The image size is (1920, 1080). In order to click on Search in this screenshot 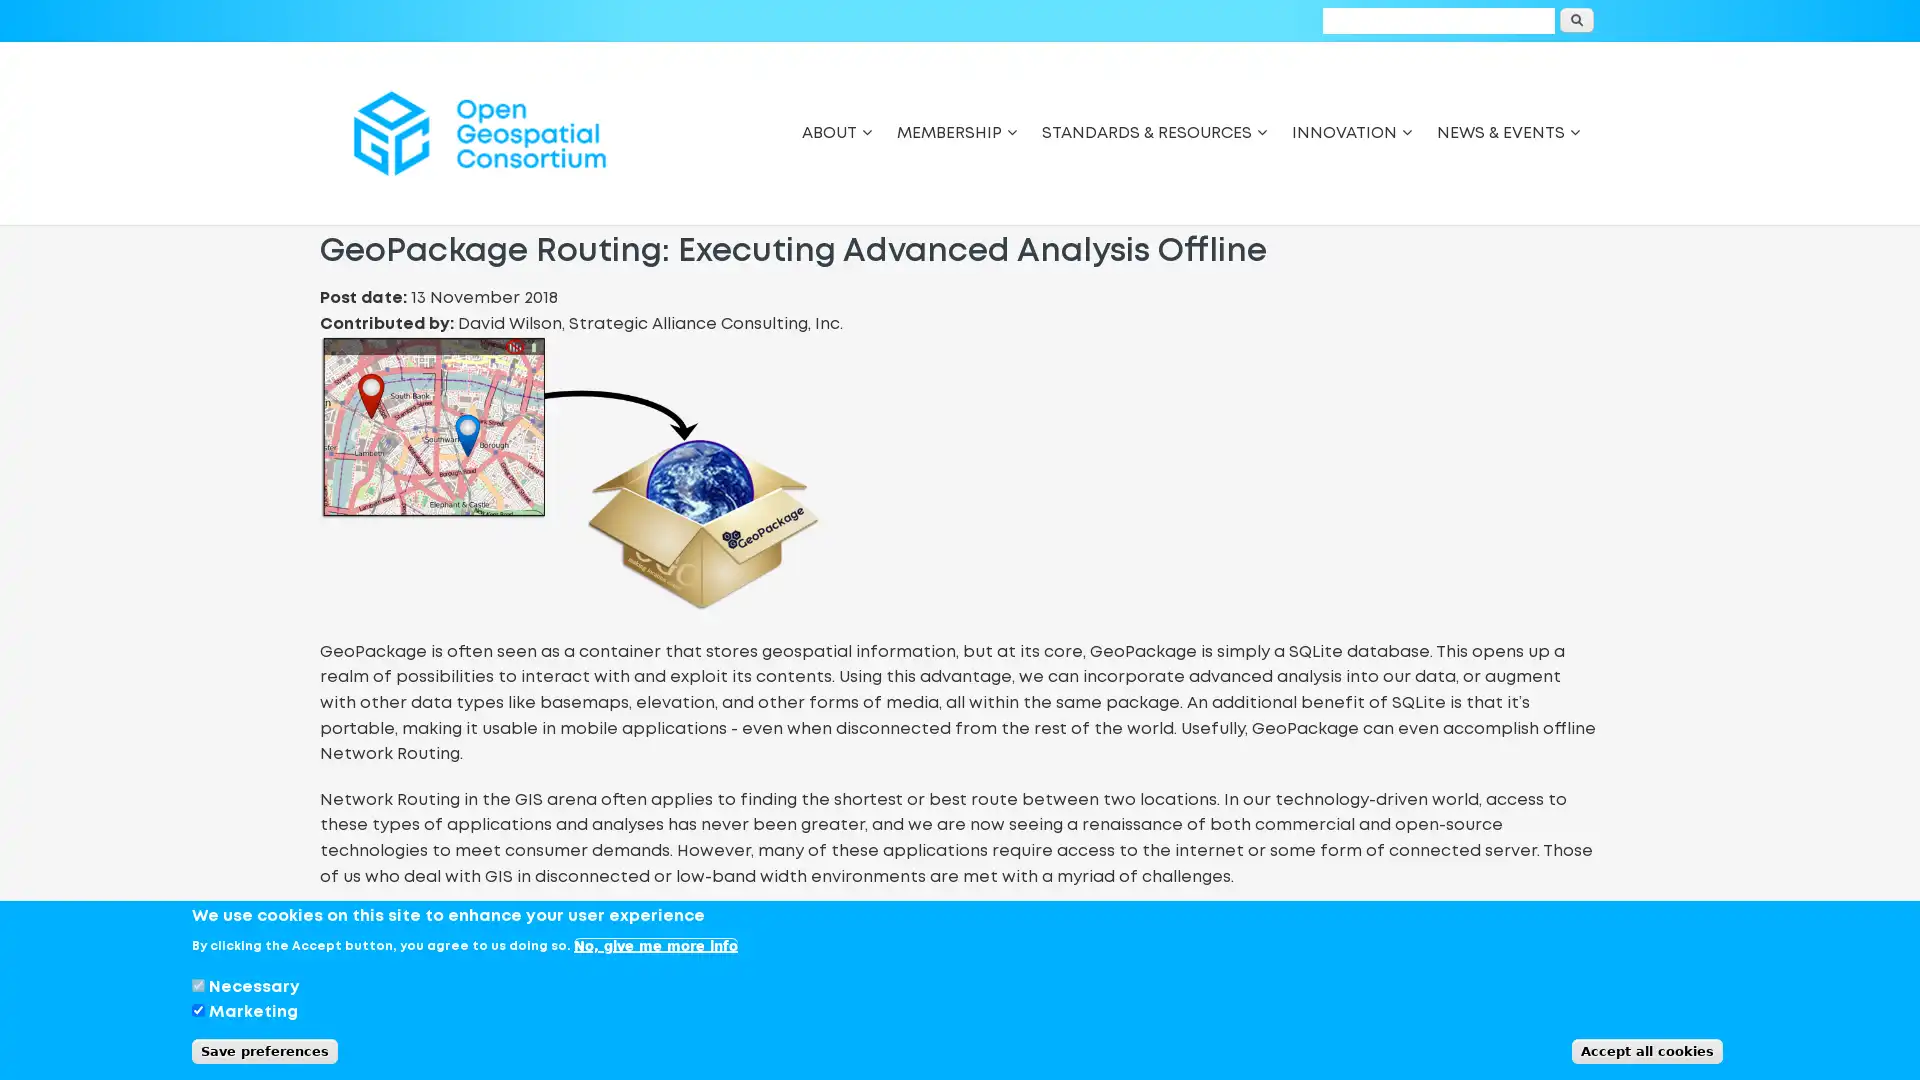, I will do `click(1576, 20)`.